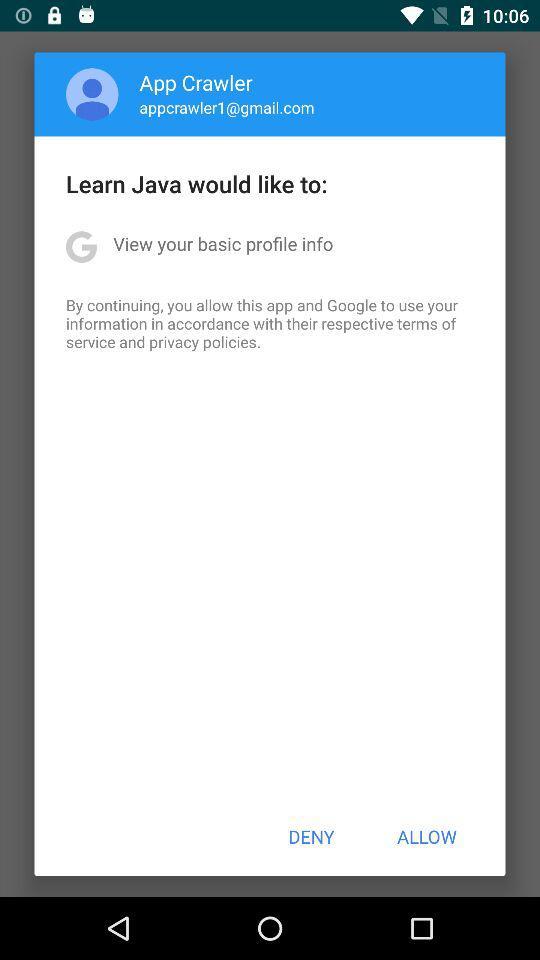  I want to click on the deny icon, so click(311, 836).